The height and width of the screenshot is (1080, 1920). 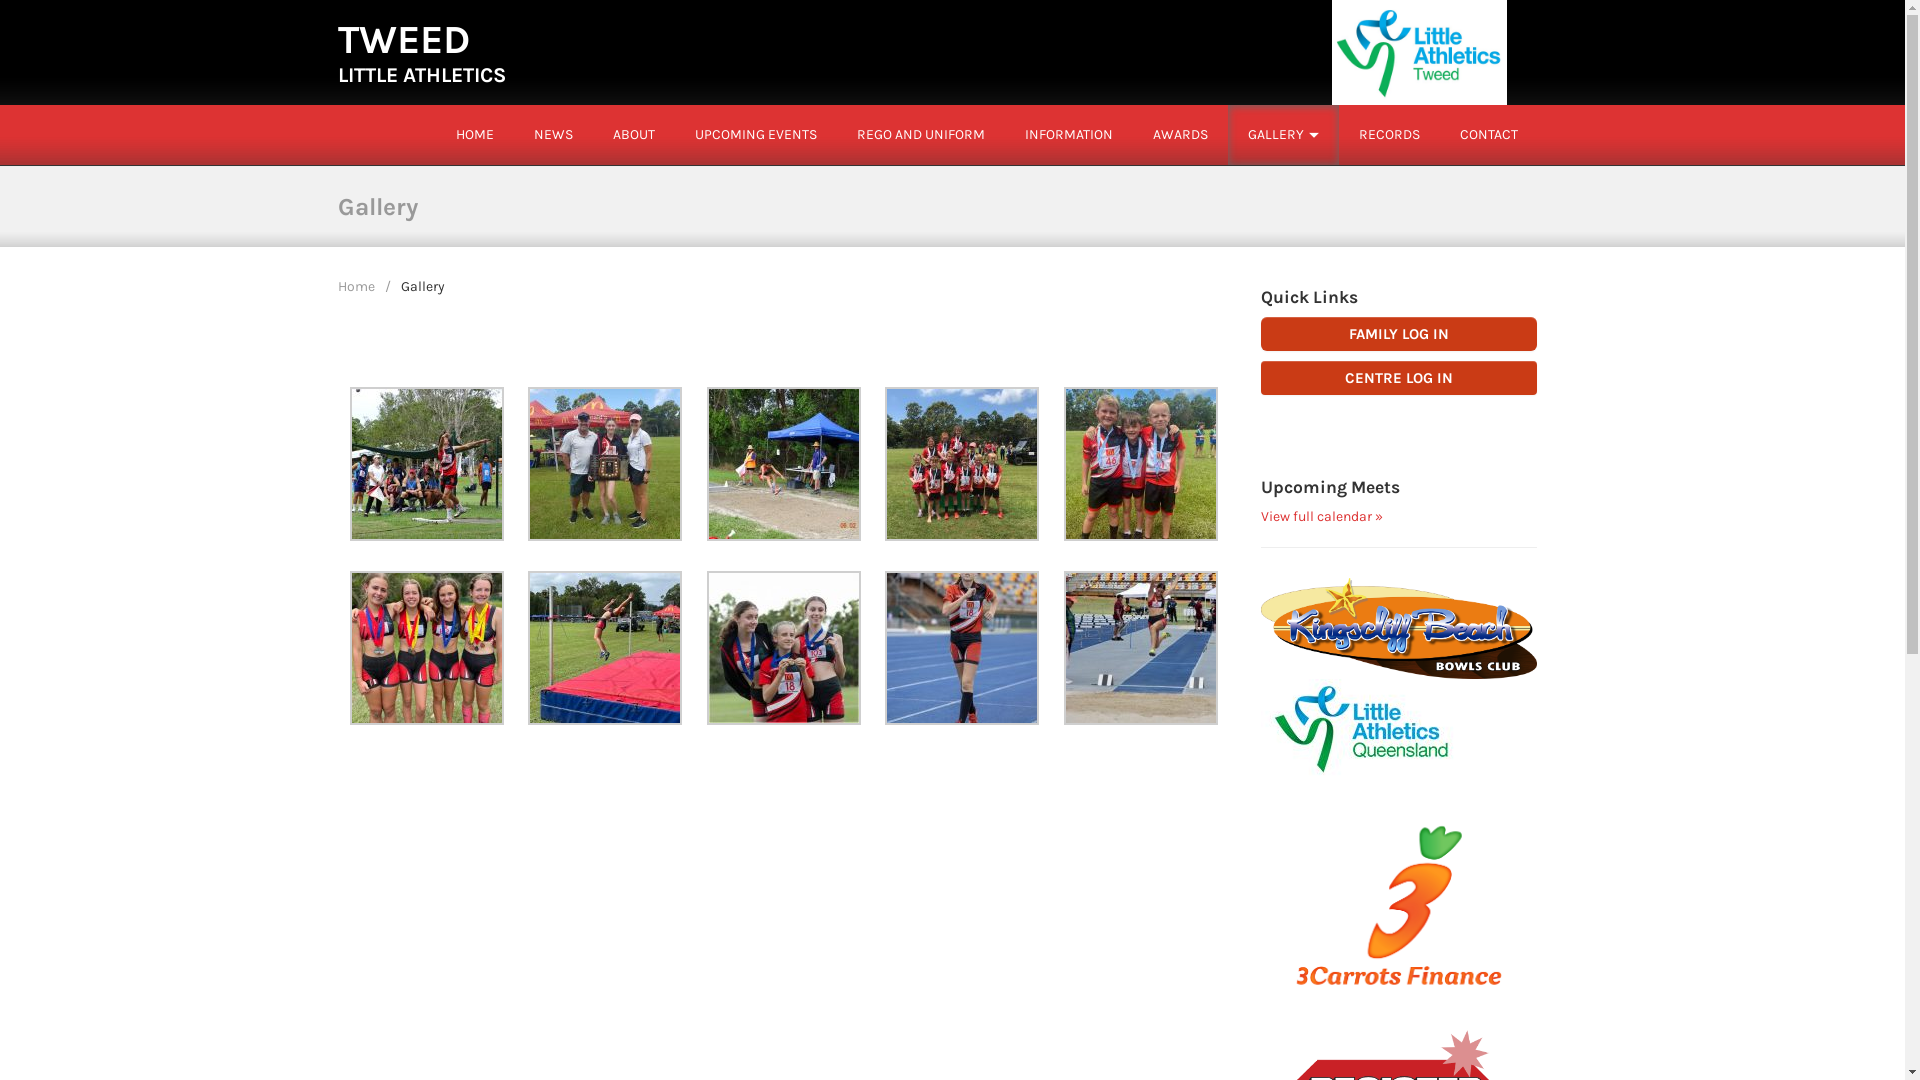 What do you see at coordinates (1488, 134) in the screenshot?
I see `'CONTACT'` at bounding box center [1488, 134].